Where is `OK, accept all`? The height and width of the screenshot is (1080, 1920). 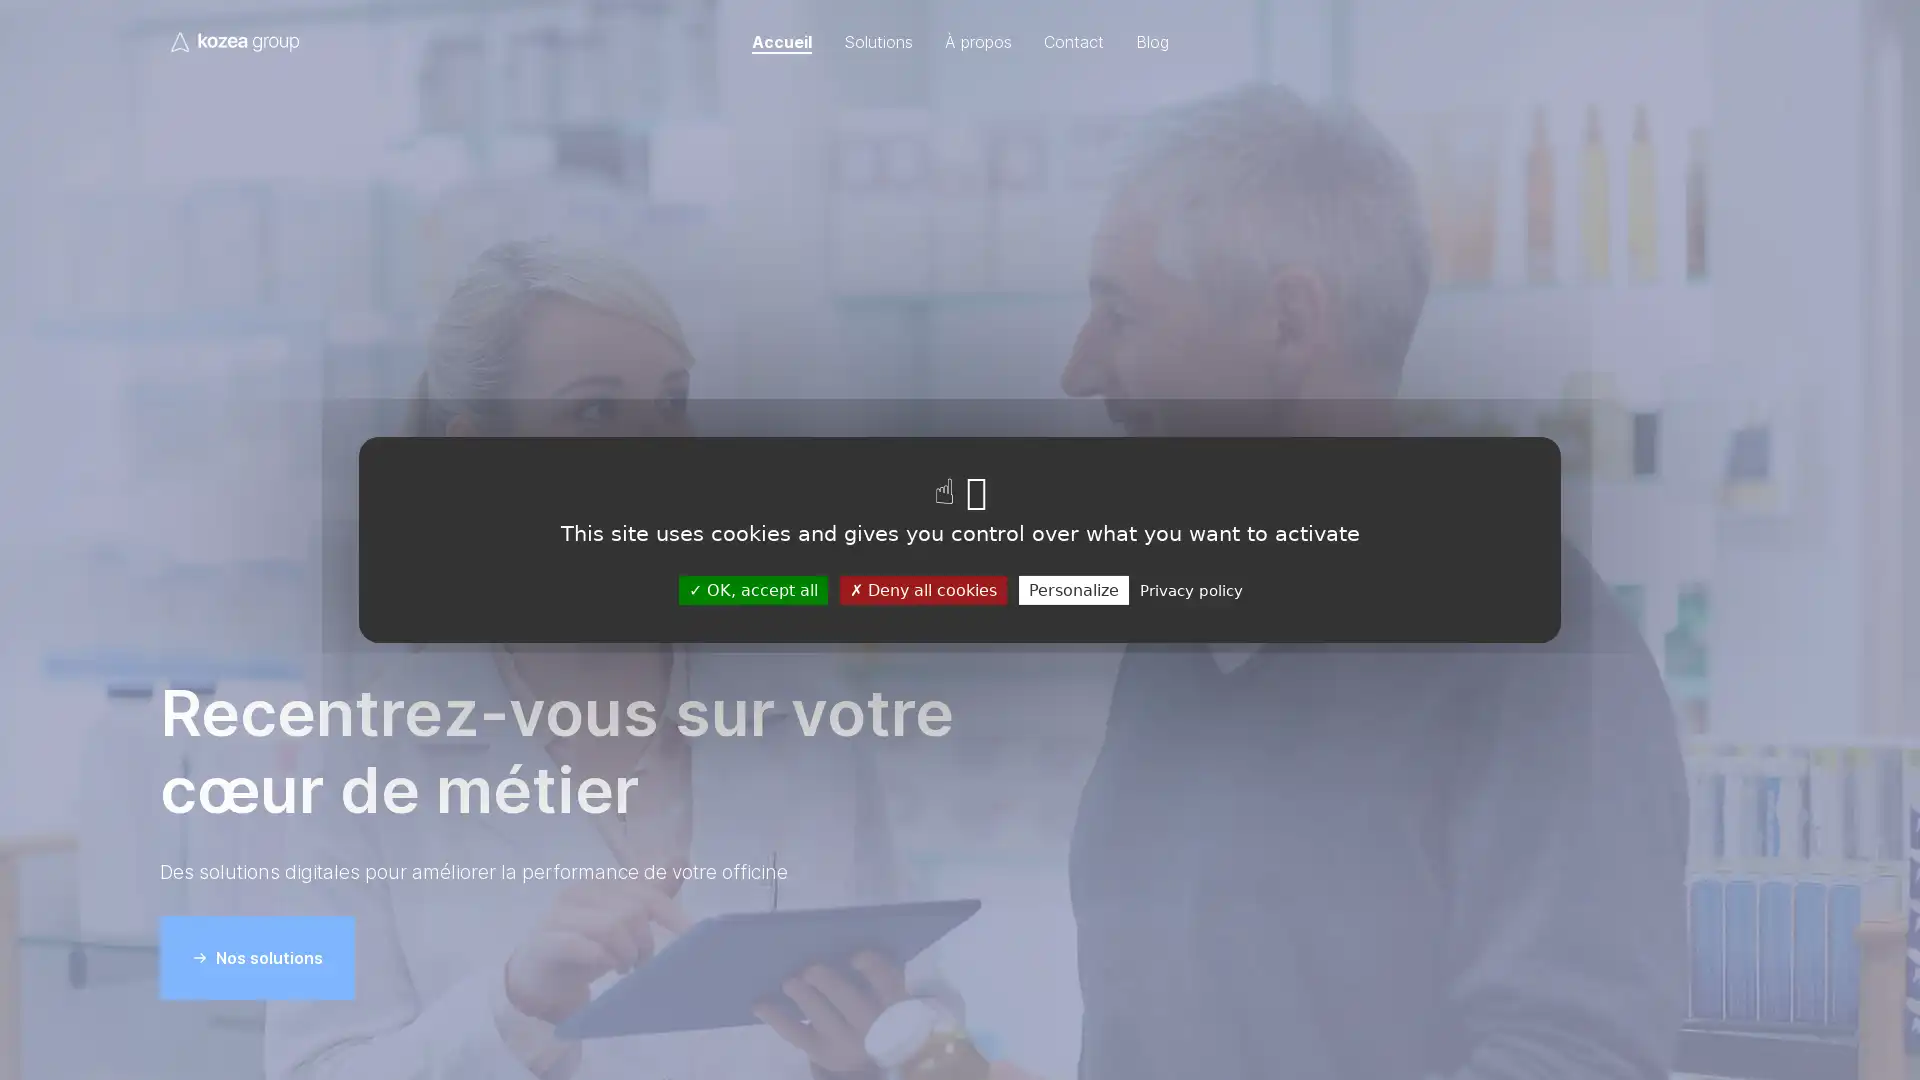 OK, accept all is located at coordinates (751, 589).